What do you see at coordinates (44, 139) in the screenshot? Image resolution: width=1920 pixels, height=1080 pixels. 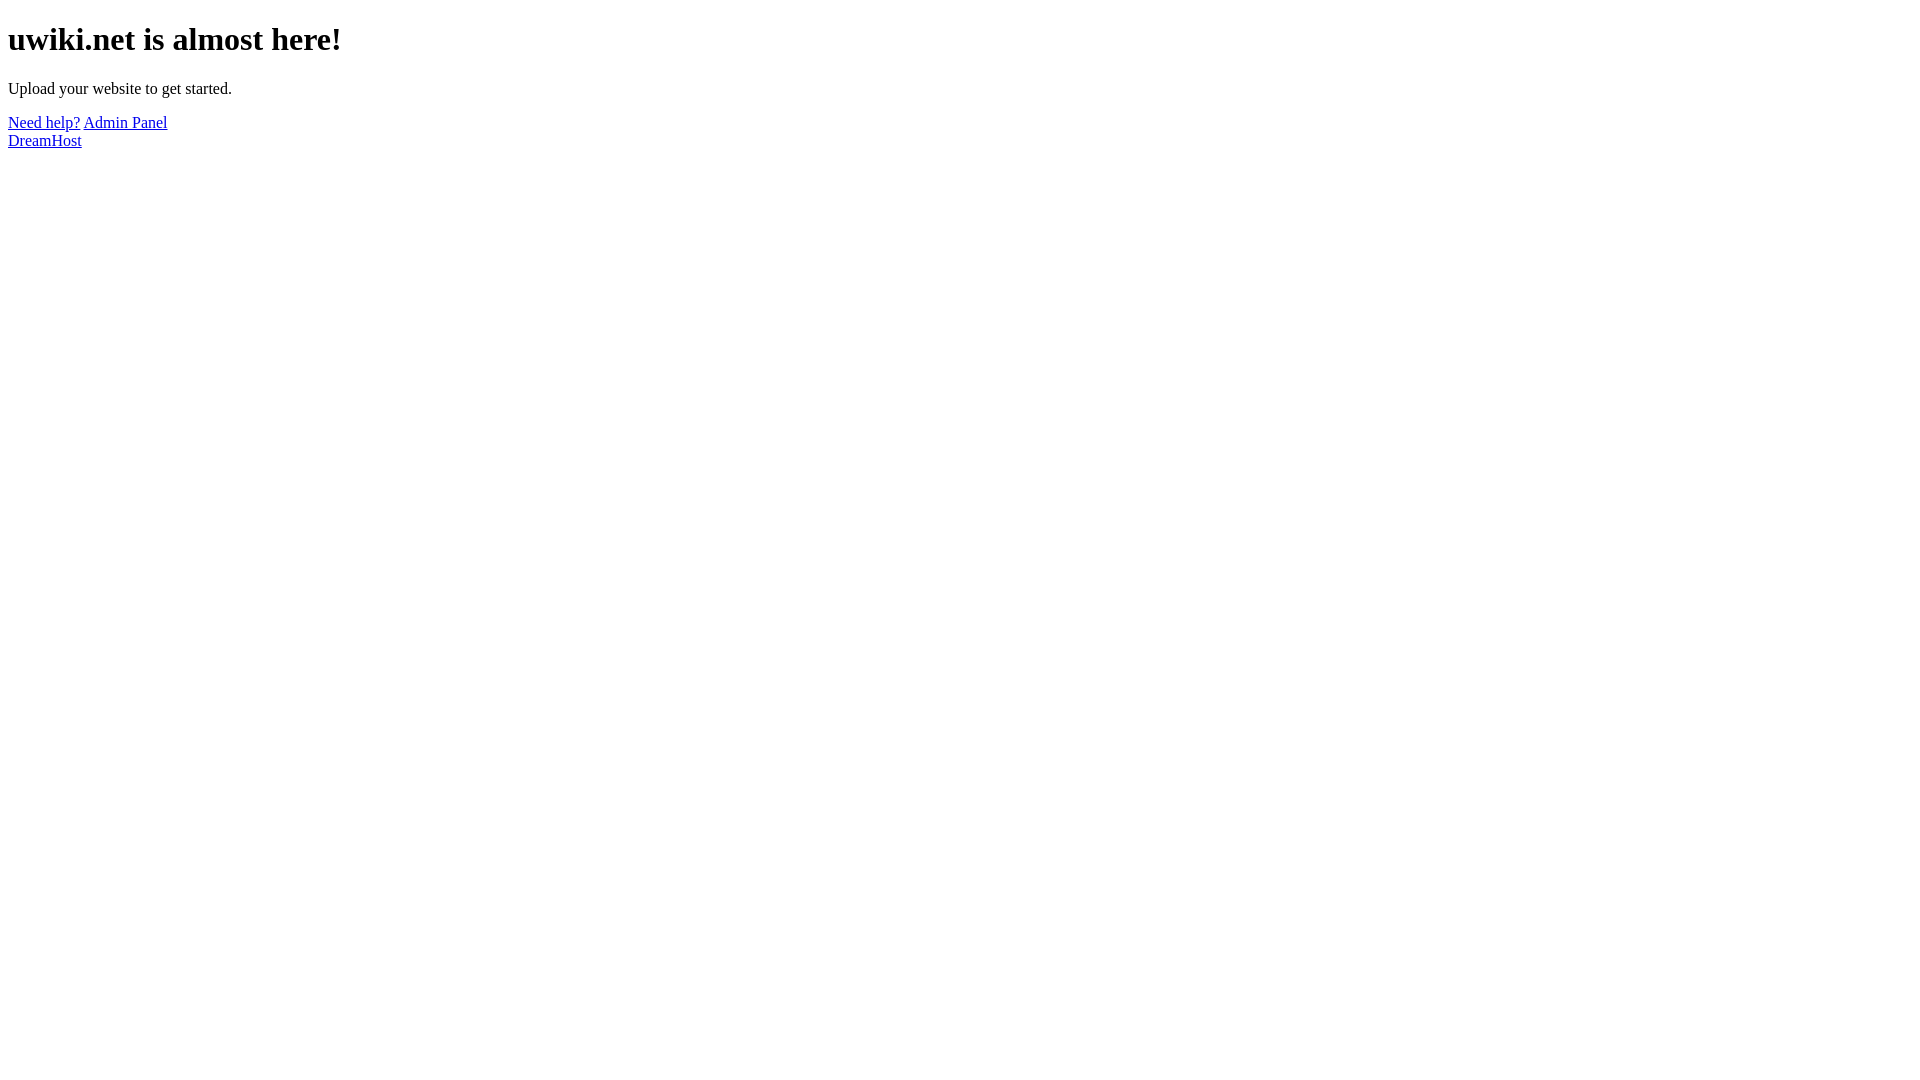 I see `'DreamHost'` at bounding box center [44, 139].